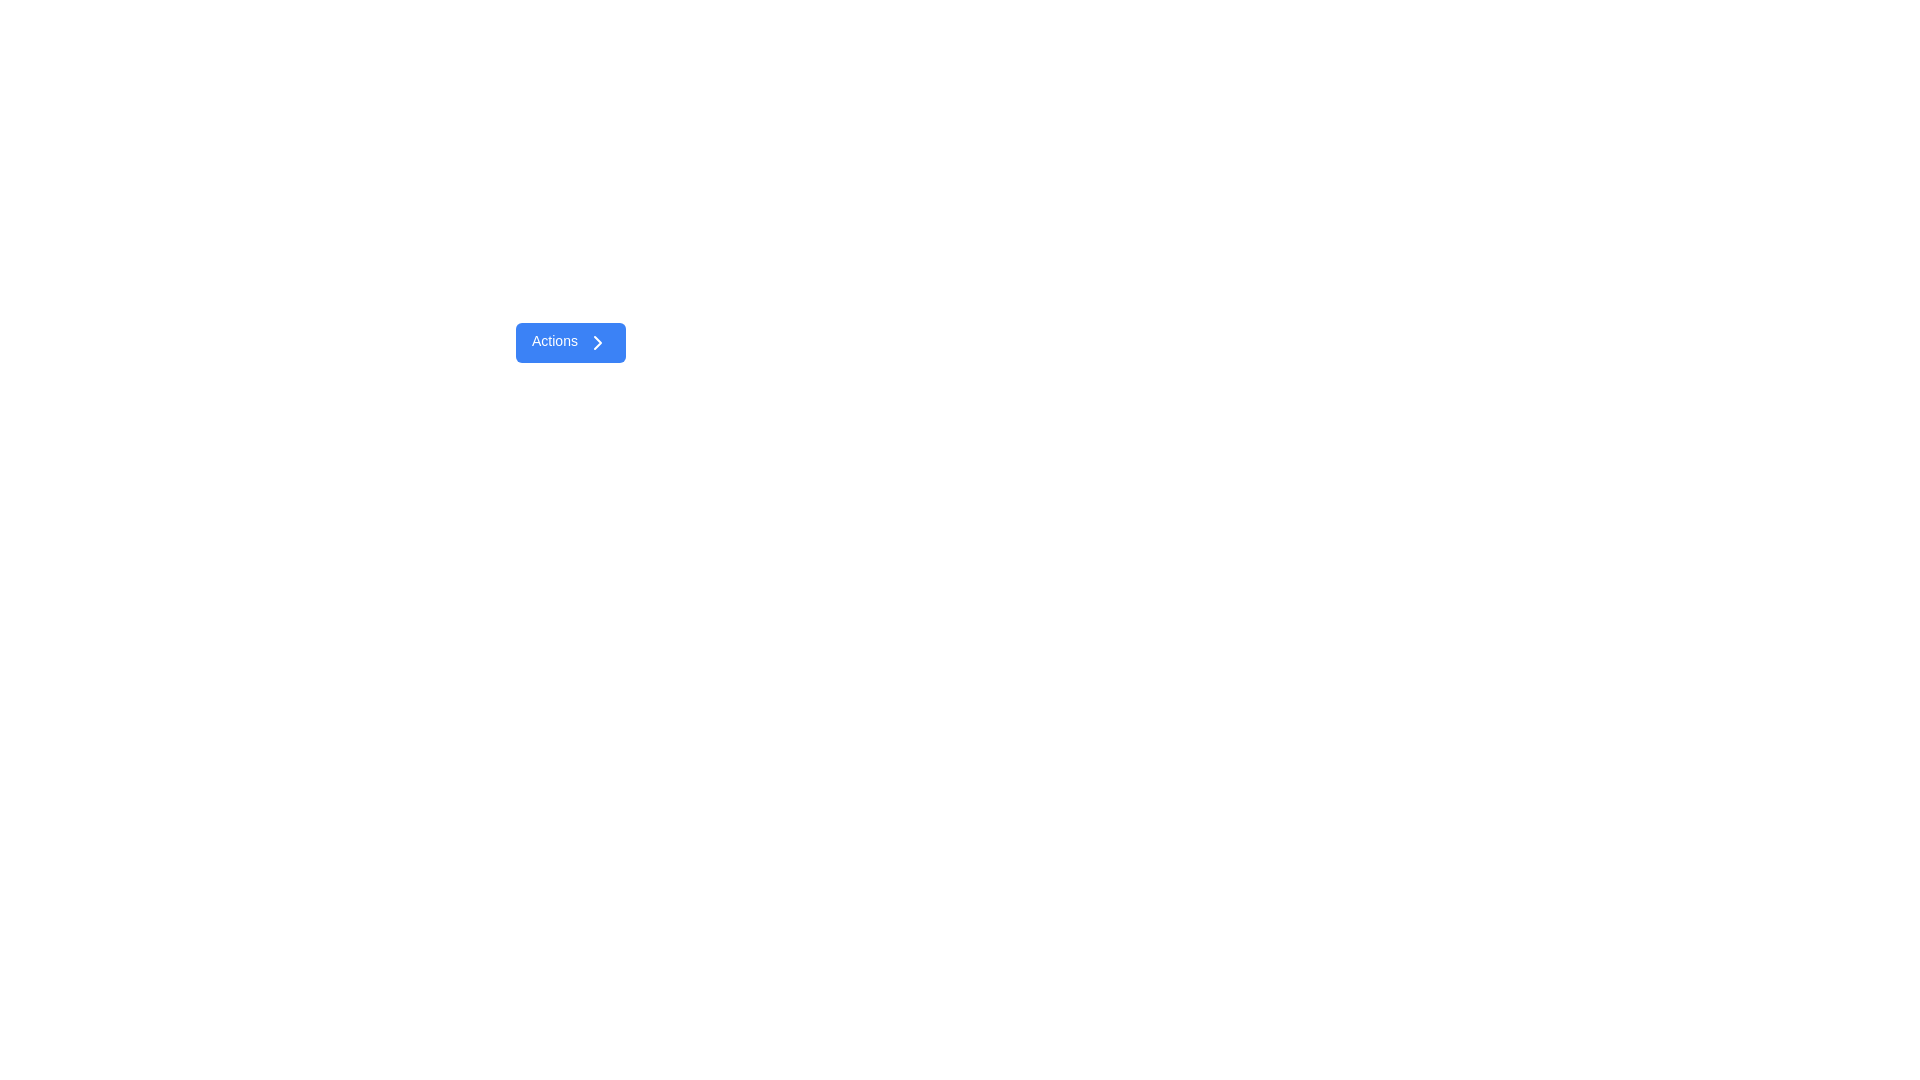 This screenshot has height=1080, width=1920. I want to click on the chevron icon pointing to the right, which is located adjacent to the 'Actions' label, so click(596, 342).